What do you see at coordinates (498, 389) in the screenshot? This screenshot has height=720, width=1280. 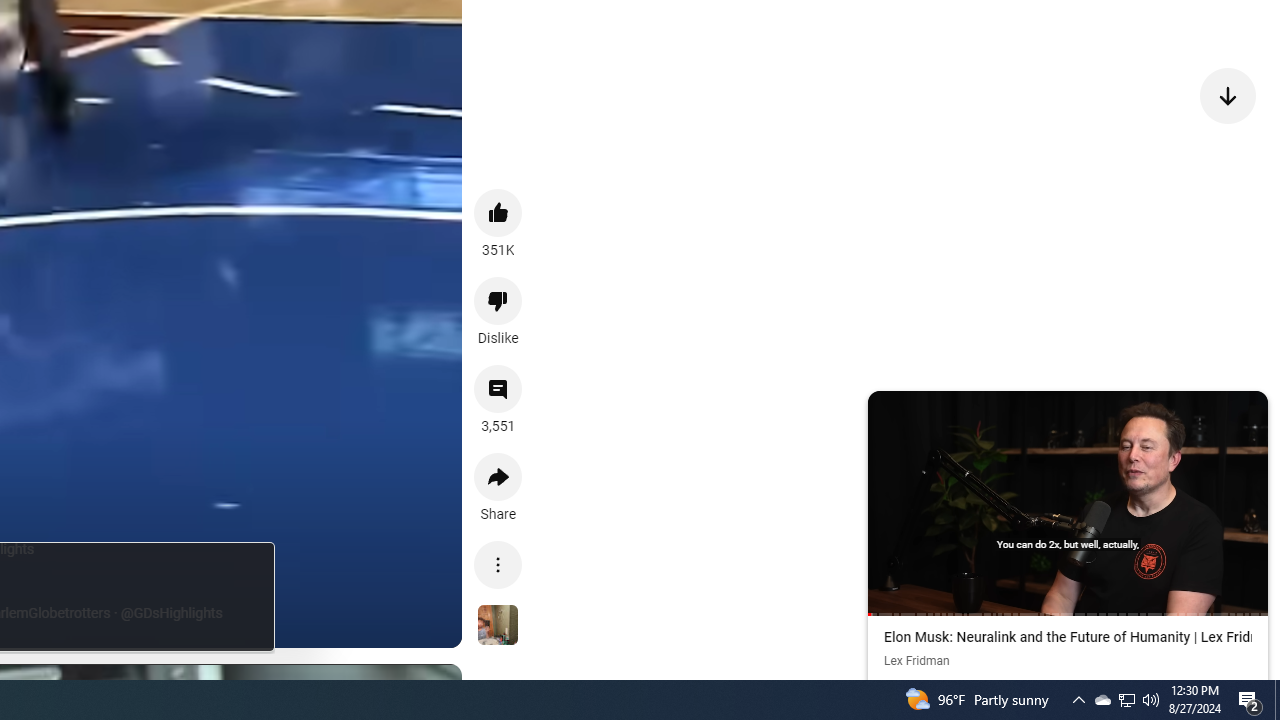 I see `'View 3,551 comments'` at bounding box center [498, 389].